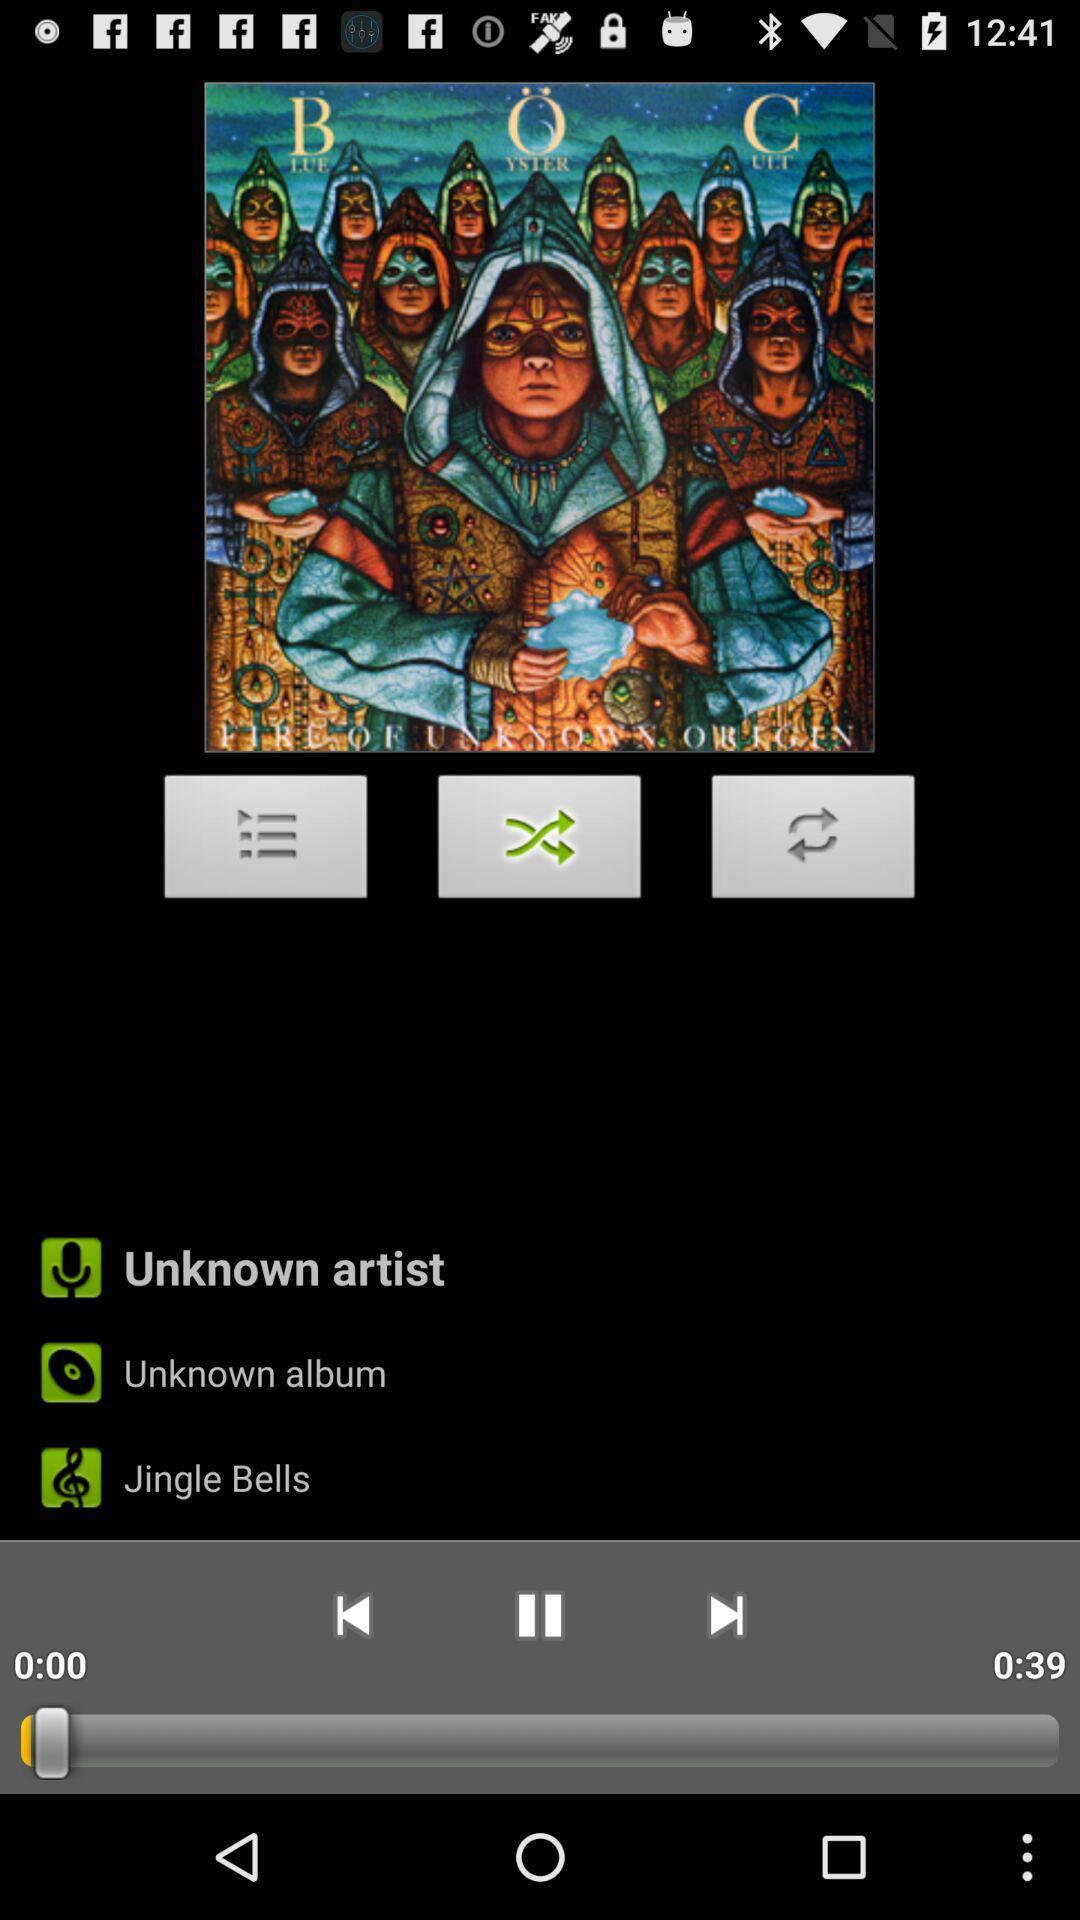  I want to click on item next to the 0:39 item, so click(726, 1615).